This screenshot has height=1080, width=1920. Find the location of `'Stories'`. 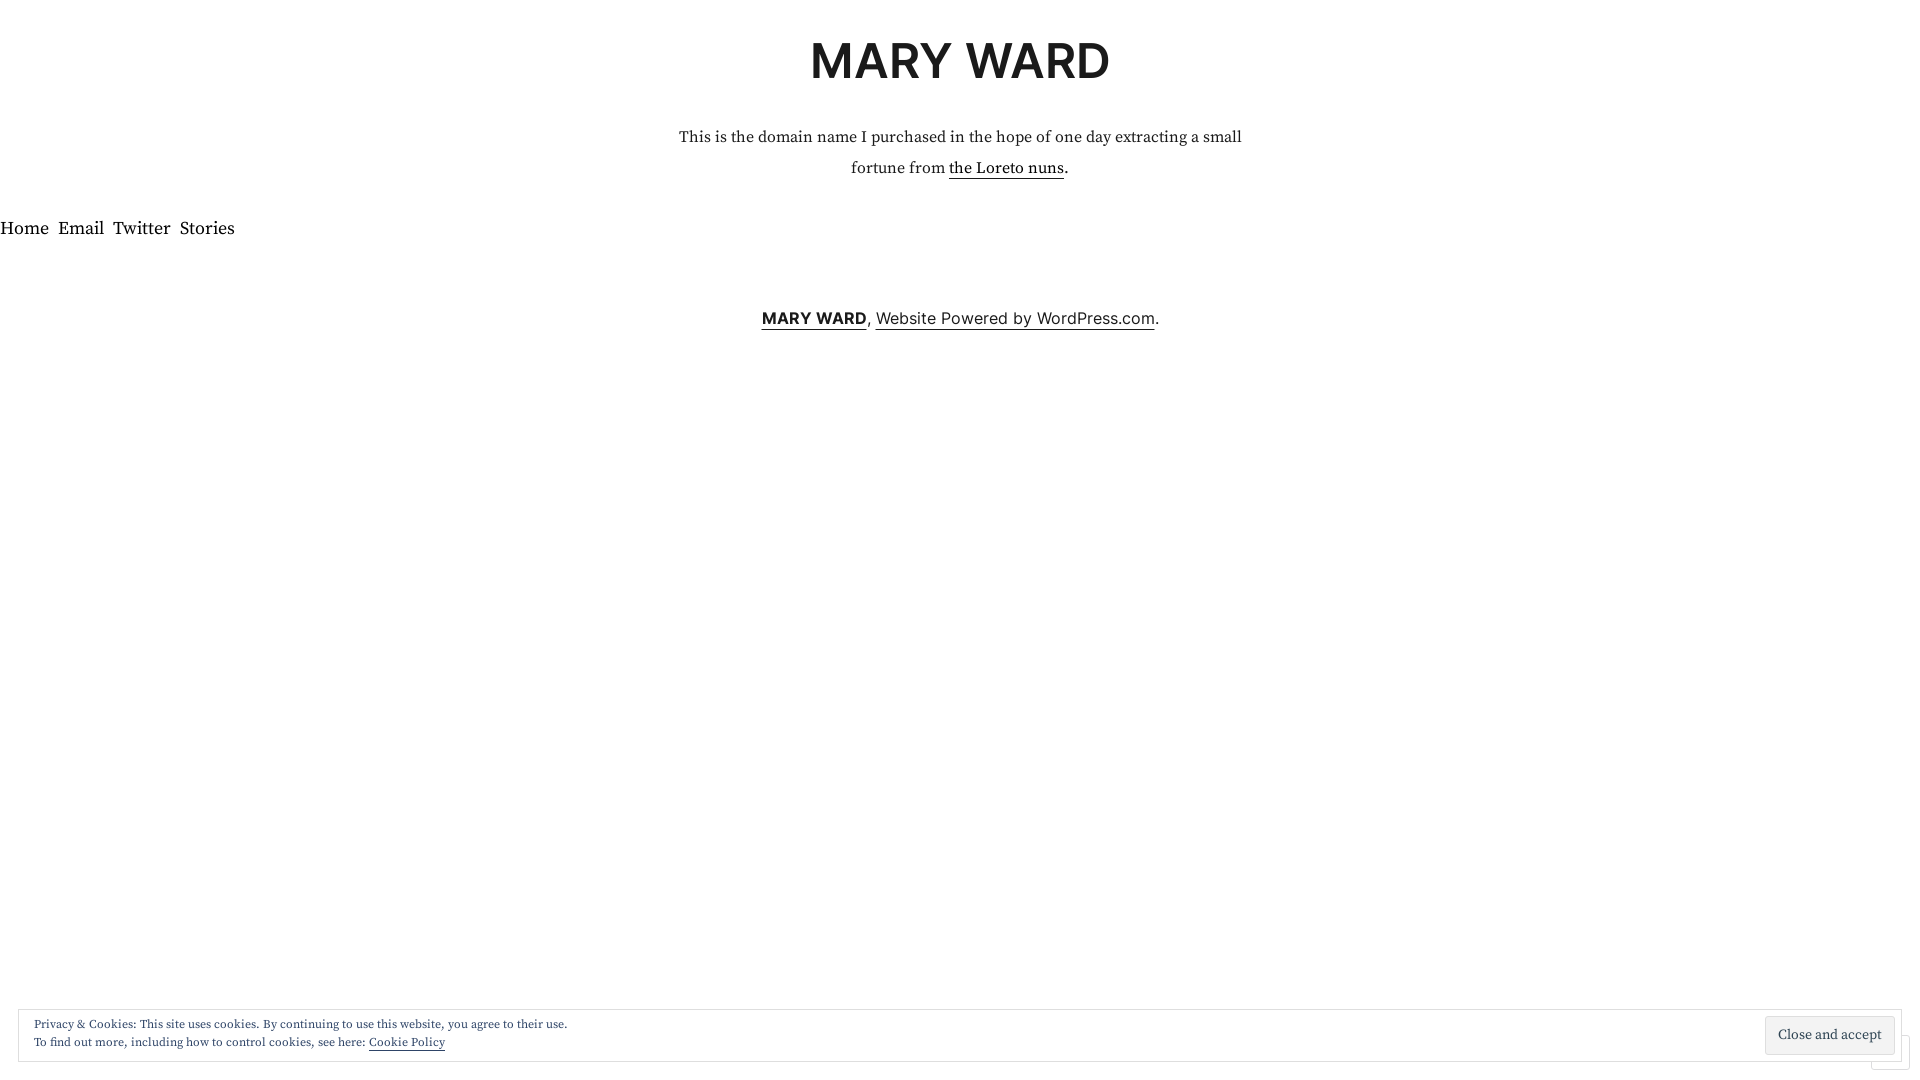

'Stories' is located at coordinates (180, 229).